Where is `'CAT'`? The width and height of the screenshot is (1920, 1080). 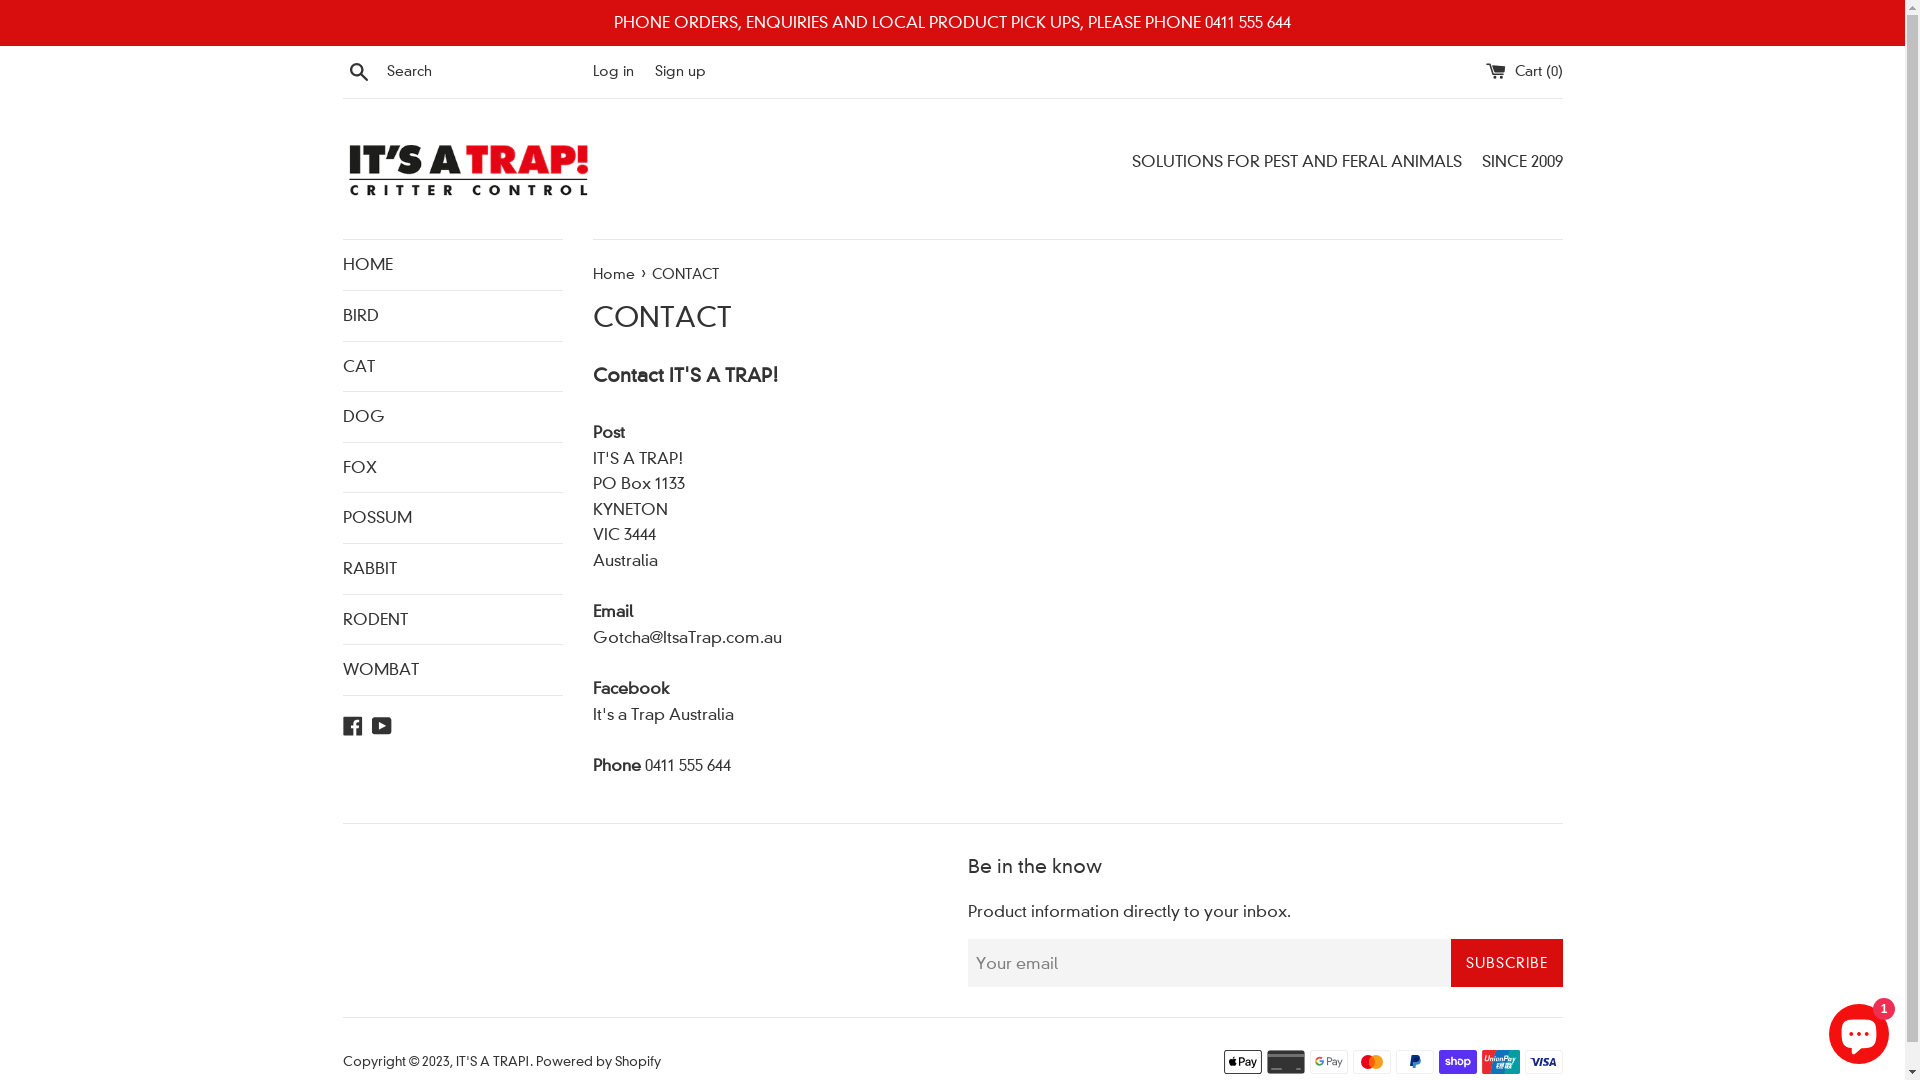
'CAT' is located at coordinates (450, 366).